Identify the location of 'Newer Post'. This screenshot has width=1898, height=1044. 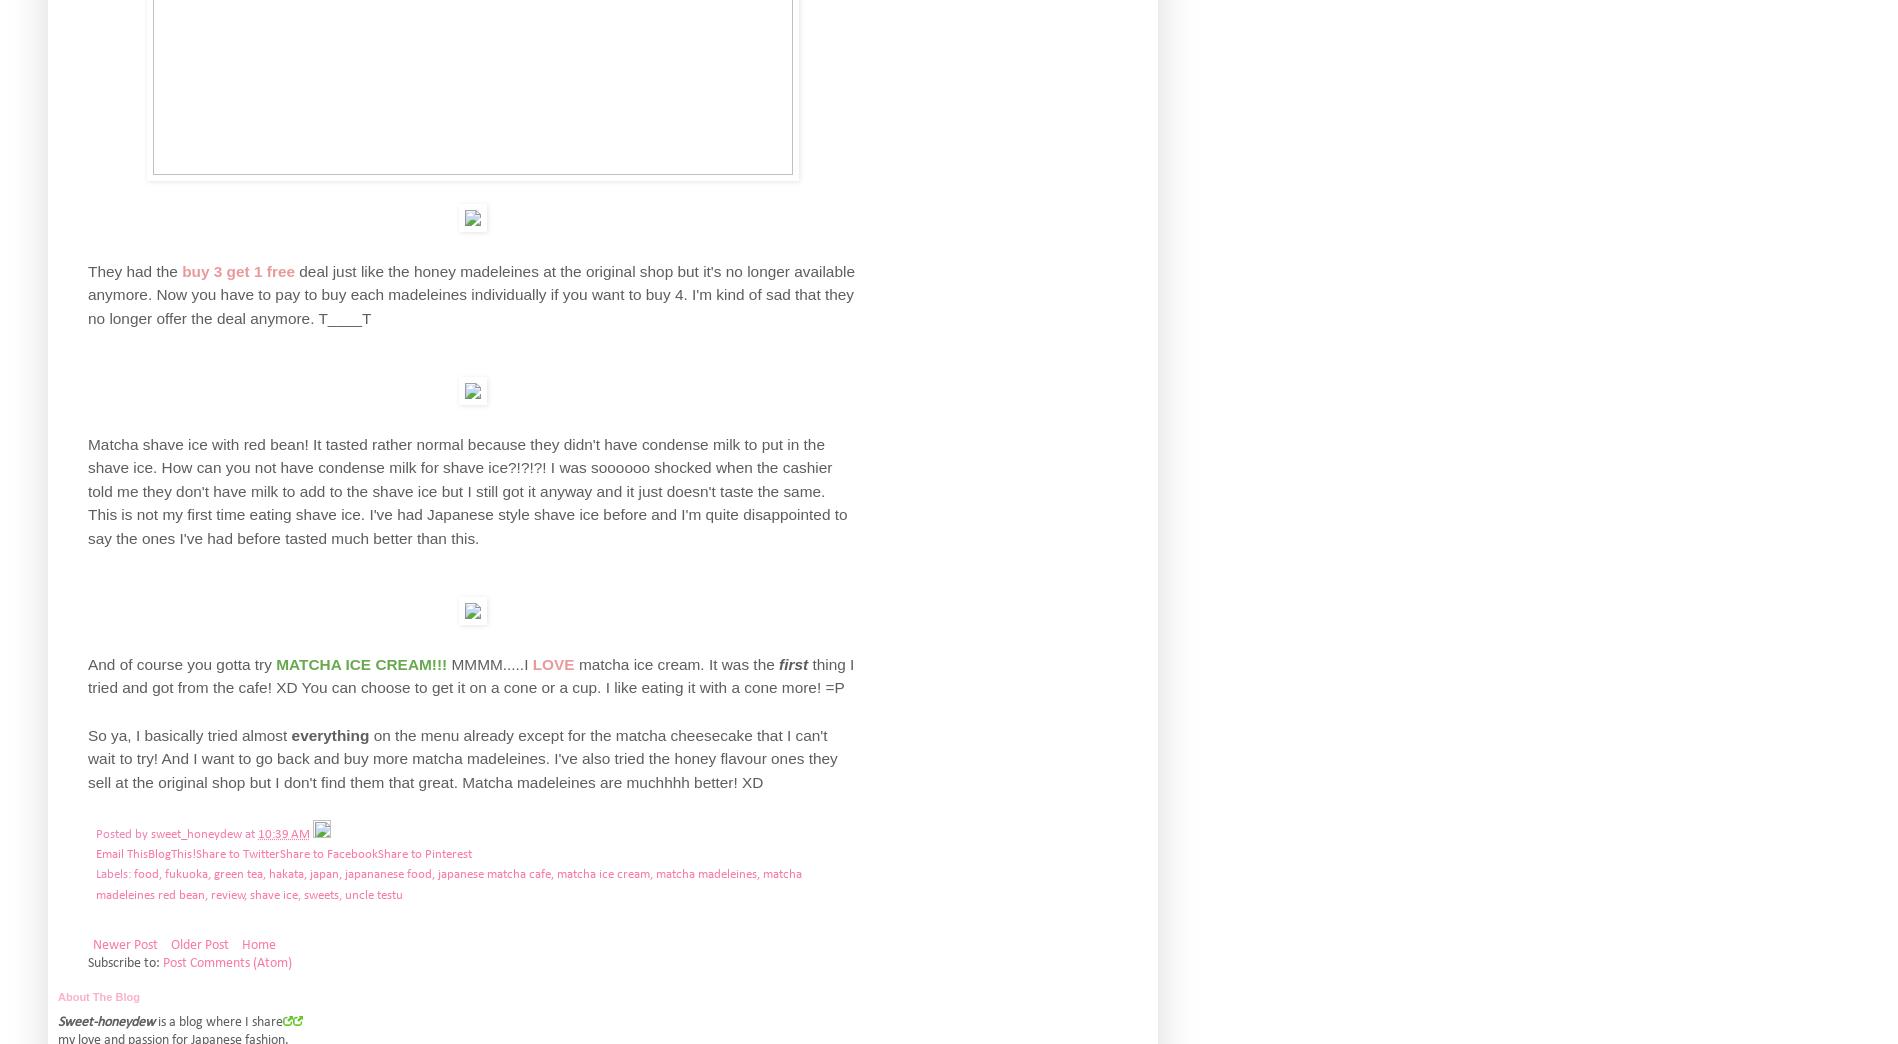
(125, 943).